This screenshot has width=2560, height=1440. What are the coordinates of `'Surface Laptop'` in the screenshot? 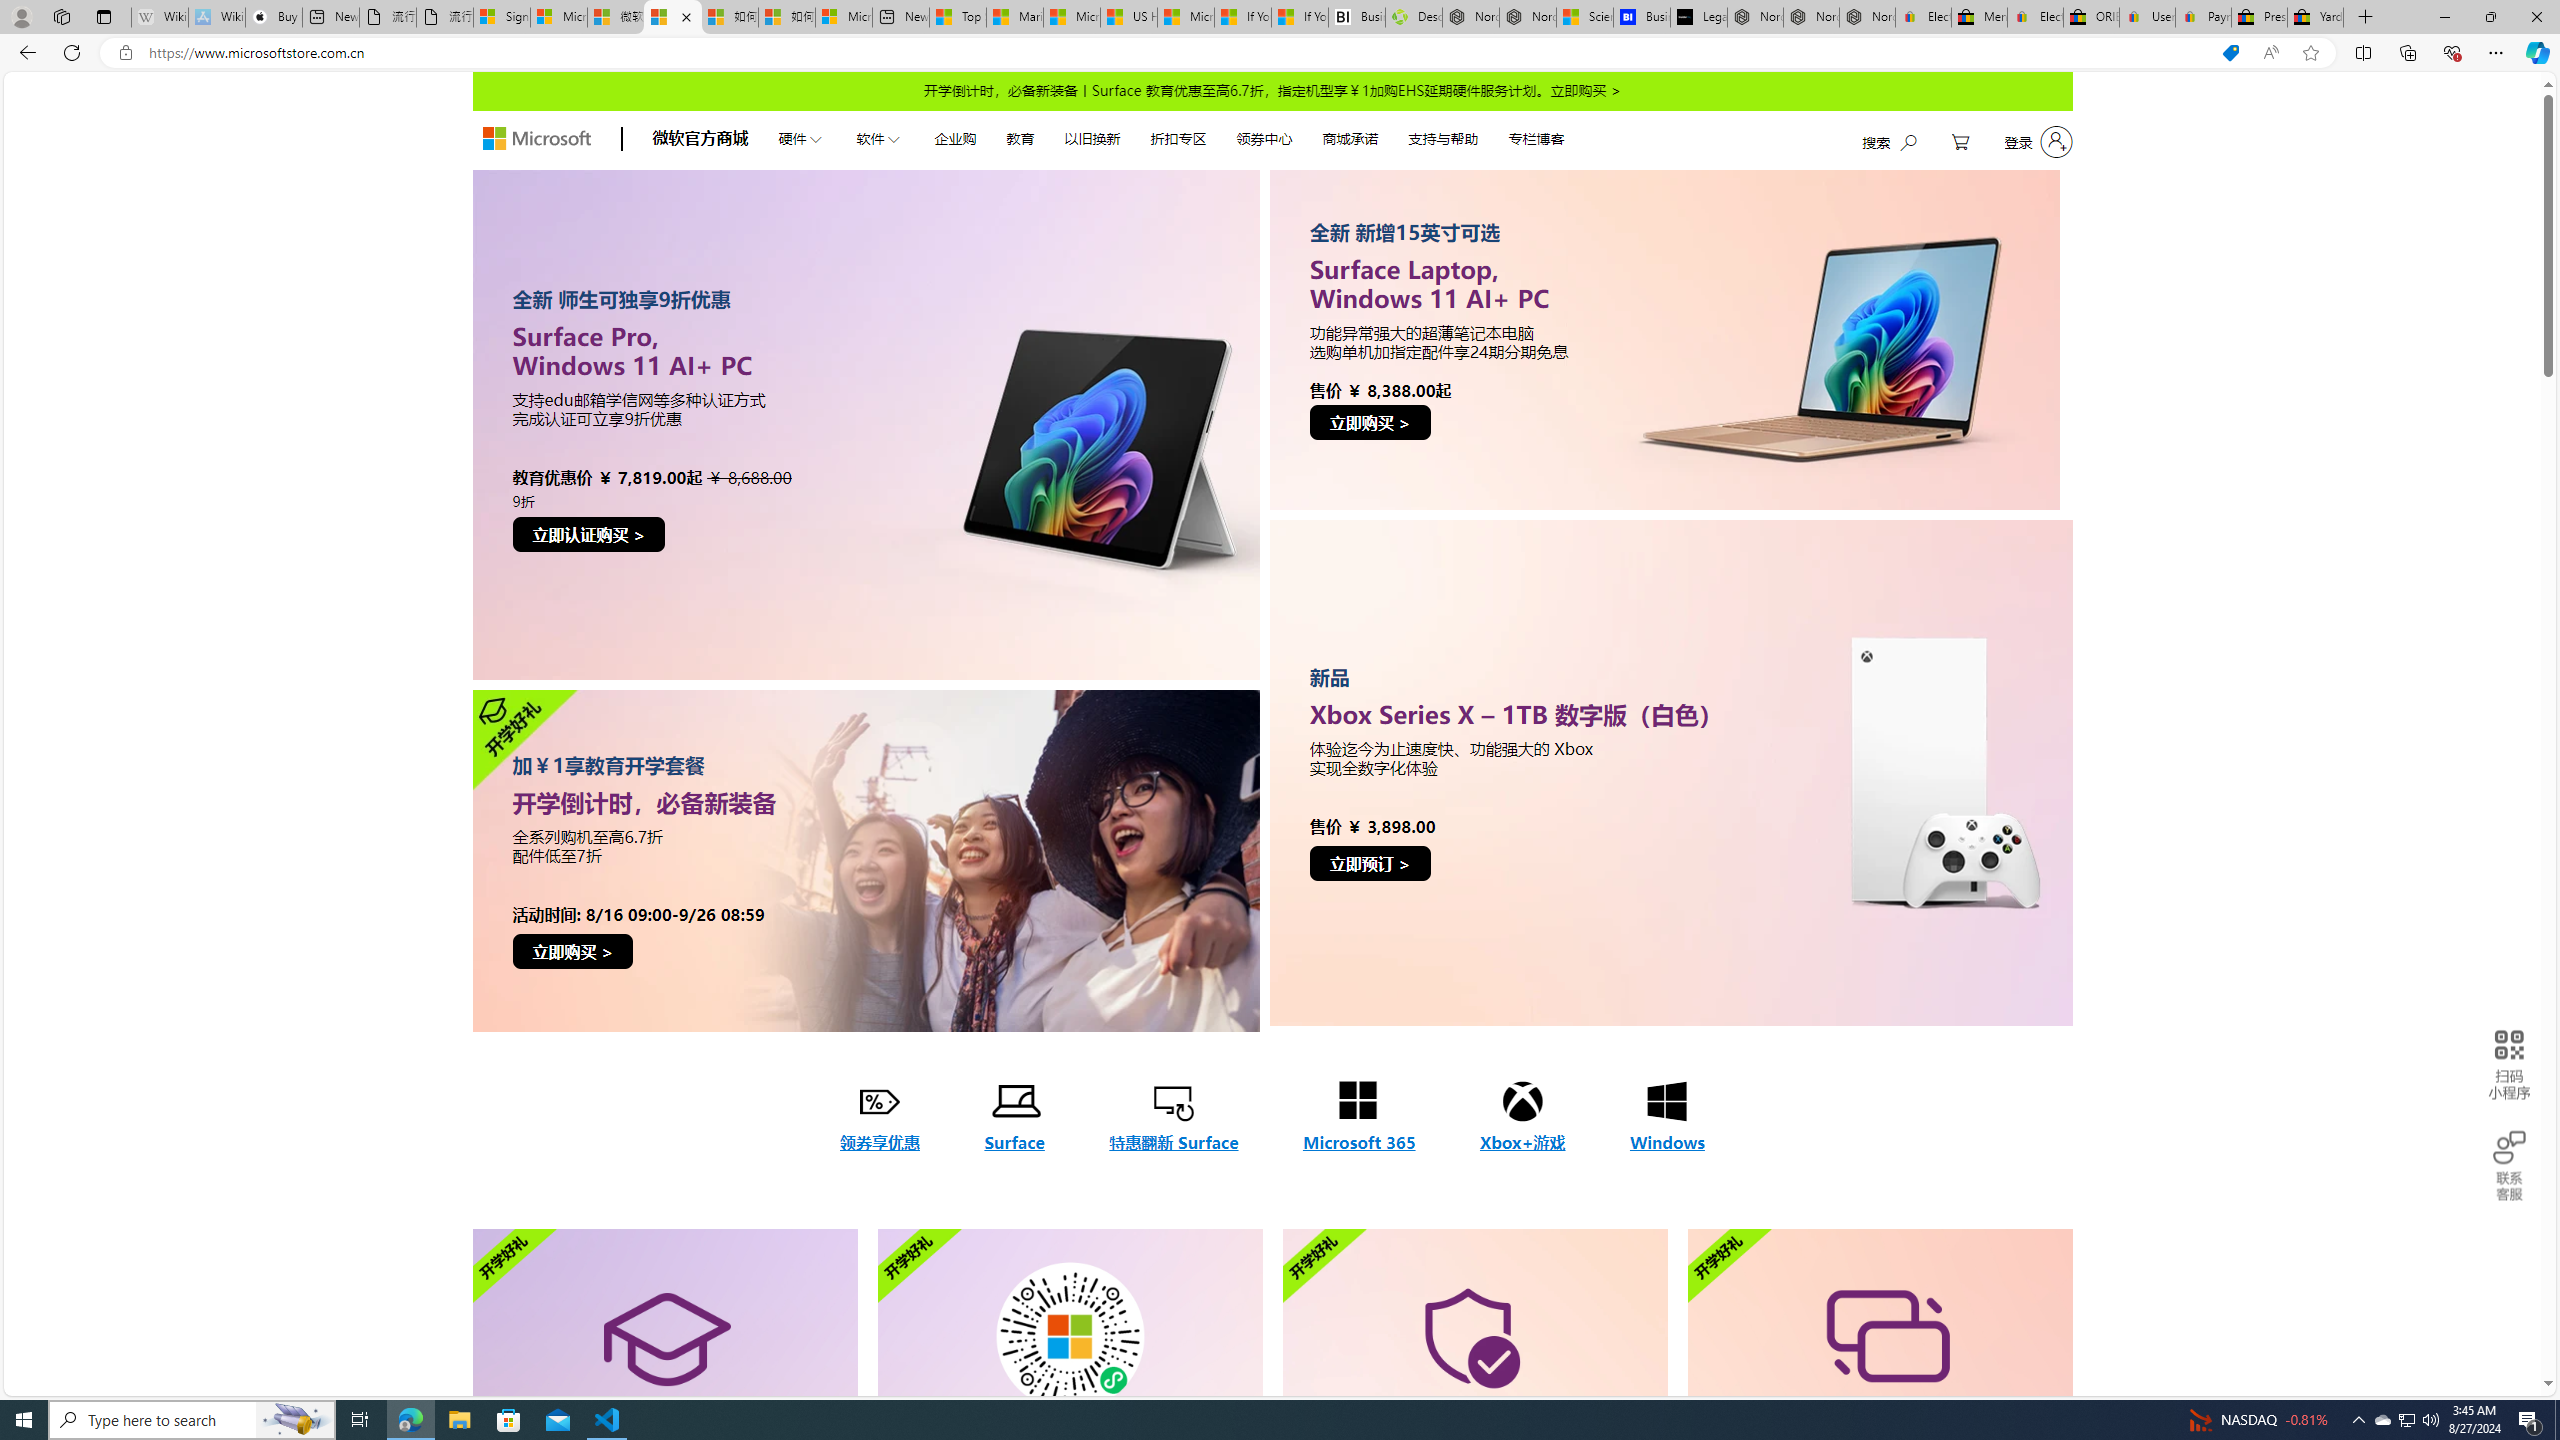 It's located at (1671, 338).